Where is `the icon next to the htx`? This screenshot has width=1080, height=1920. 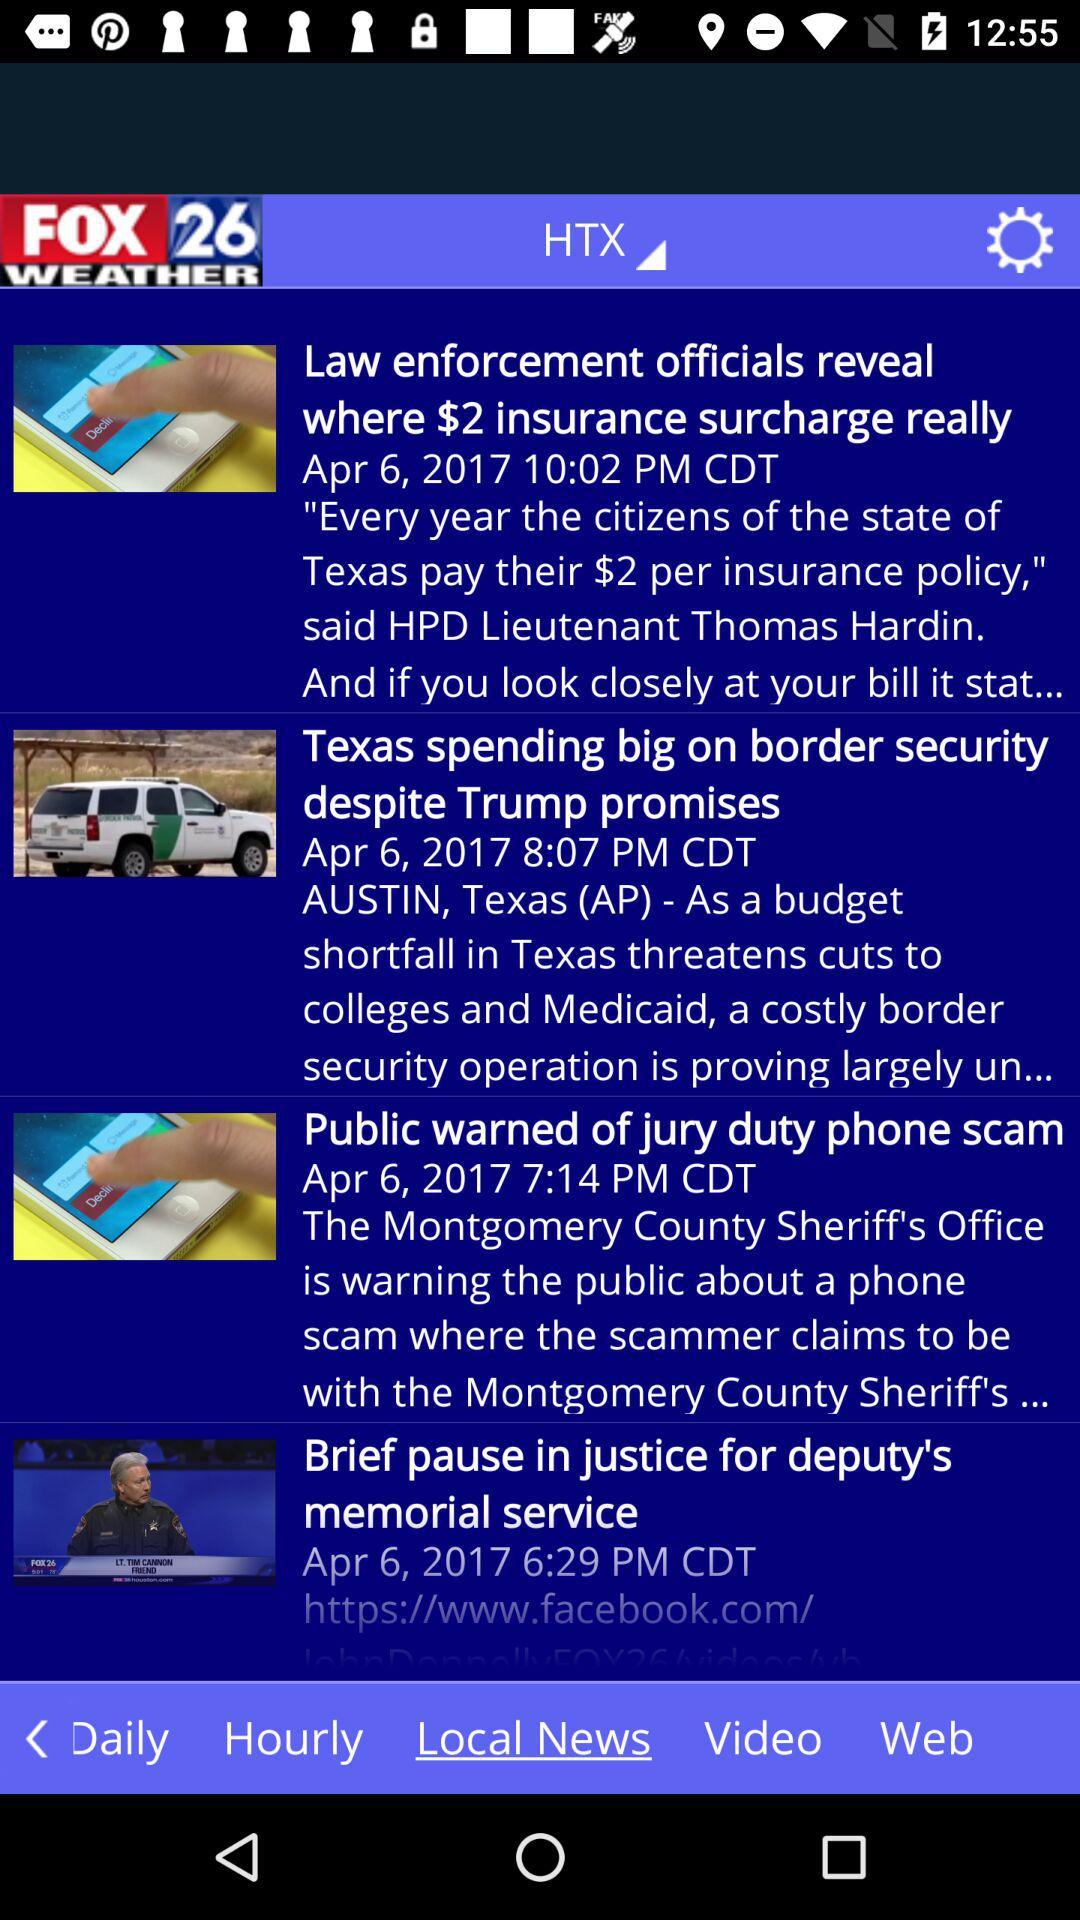 the icon next to the htx is located at coordinates (131, 240).